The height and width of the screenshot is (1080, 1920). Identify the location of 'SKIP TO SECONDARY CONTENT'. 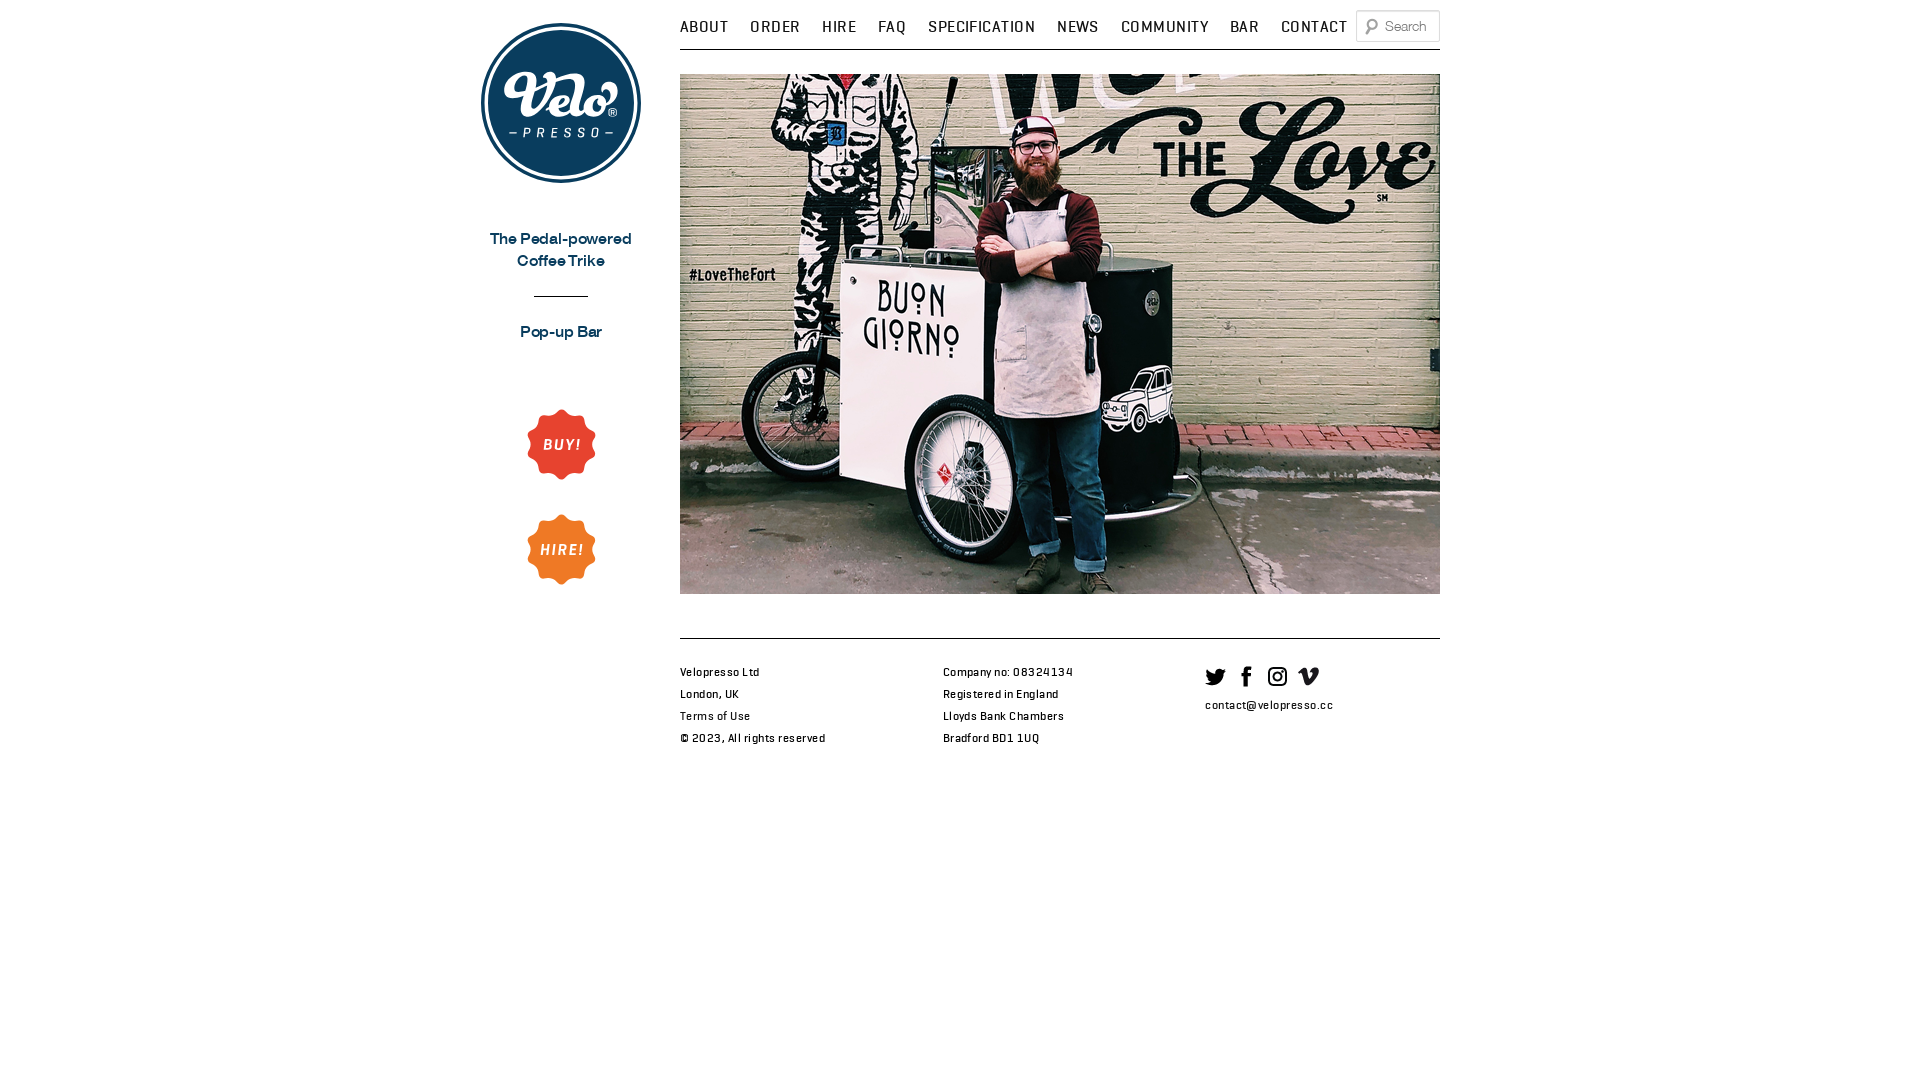
(795, 22).